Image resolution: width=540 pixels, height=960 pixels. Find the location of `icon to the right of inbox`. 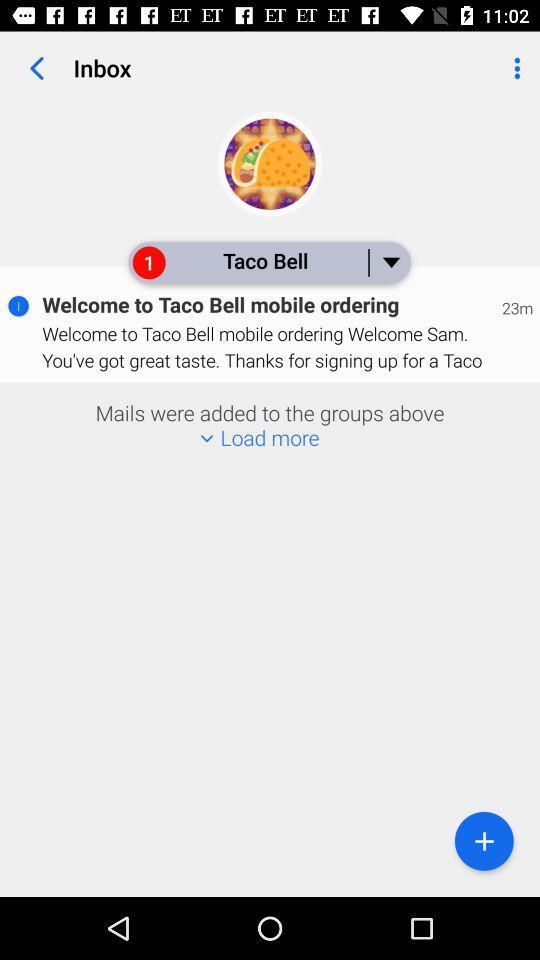

icon to the right of inbox is located at coordinates (513, 68).